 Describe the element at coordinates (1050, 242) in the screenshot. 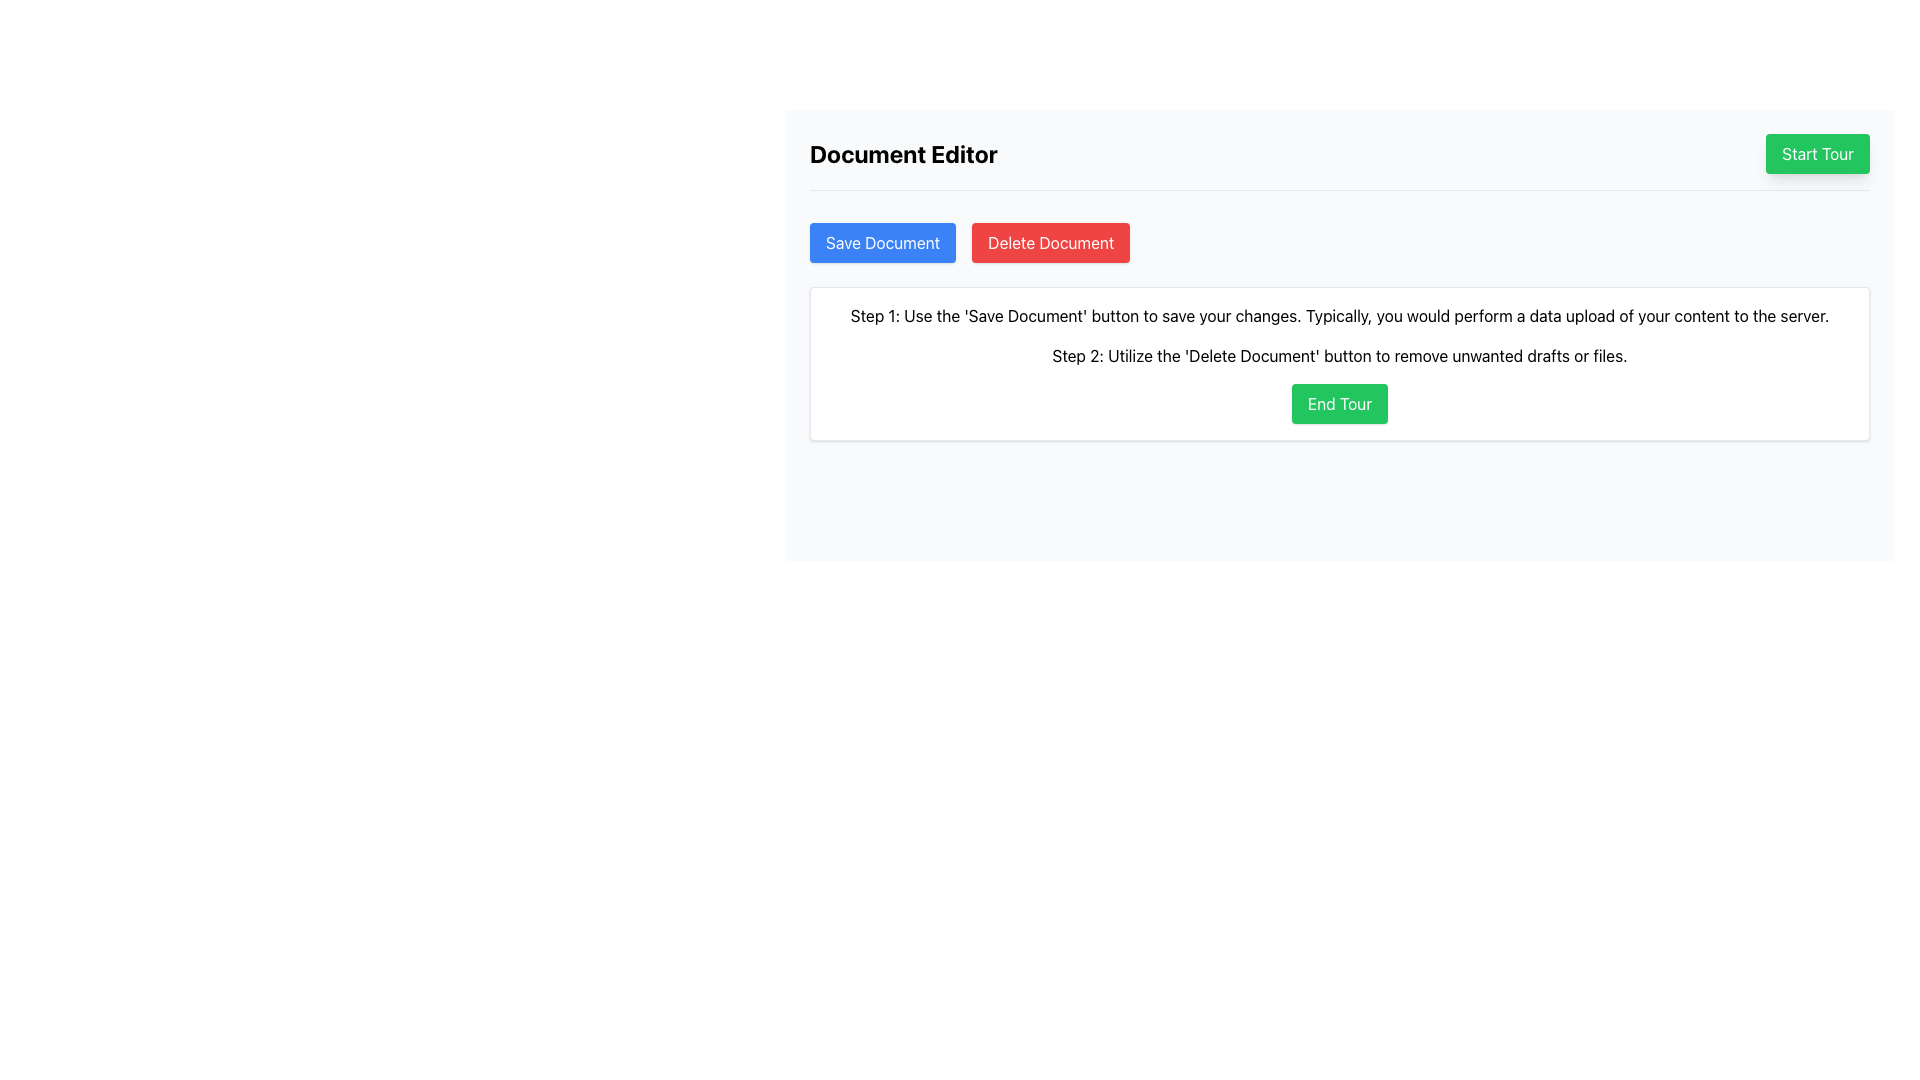

I see `the delete button located to the right of the blue 'Save Document' button` at that location.